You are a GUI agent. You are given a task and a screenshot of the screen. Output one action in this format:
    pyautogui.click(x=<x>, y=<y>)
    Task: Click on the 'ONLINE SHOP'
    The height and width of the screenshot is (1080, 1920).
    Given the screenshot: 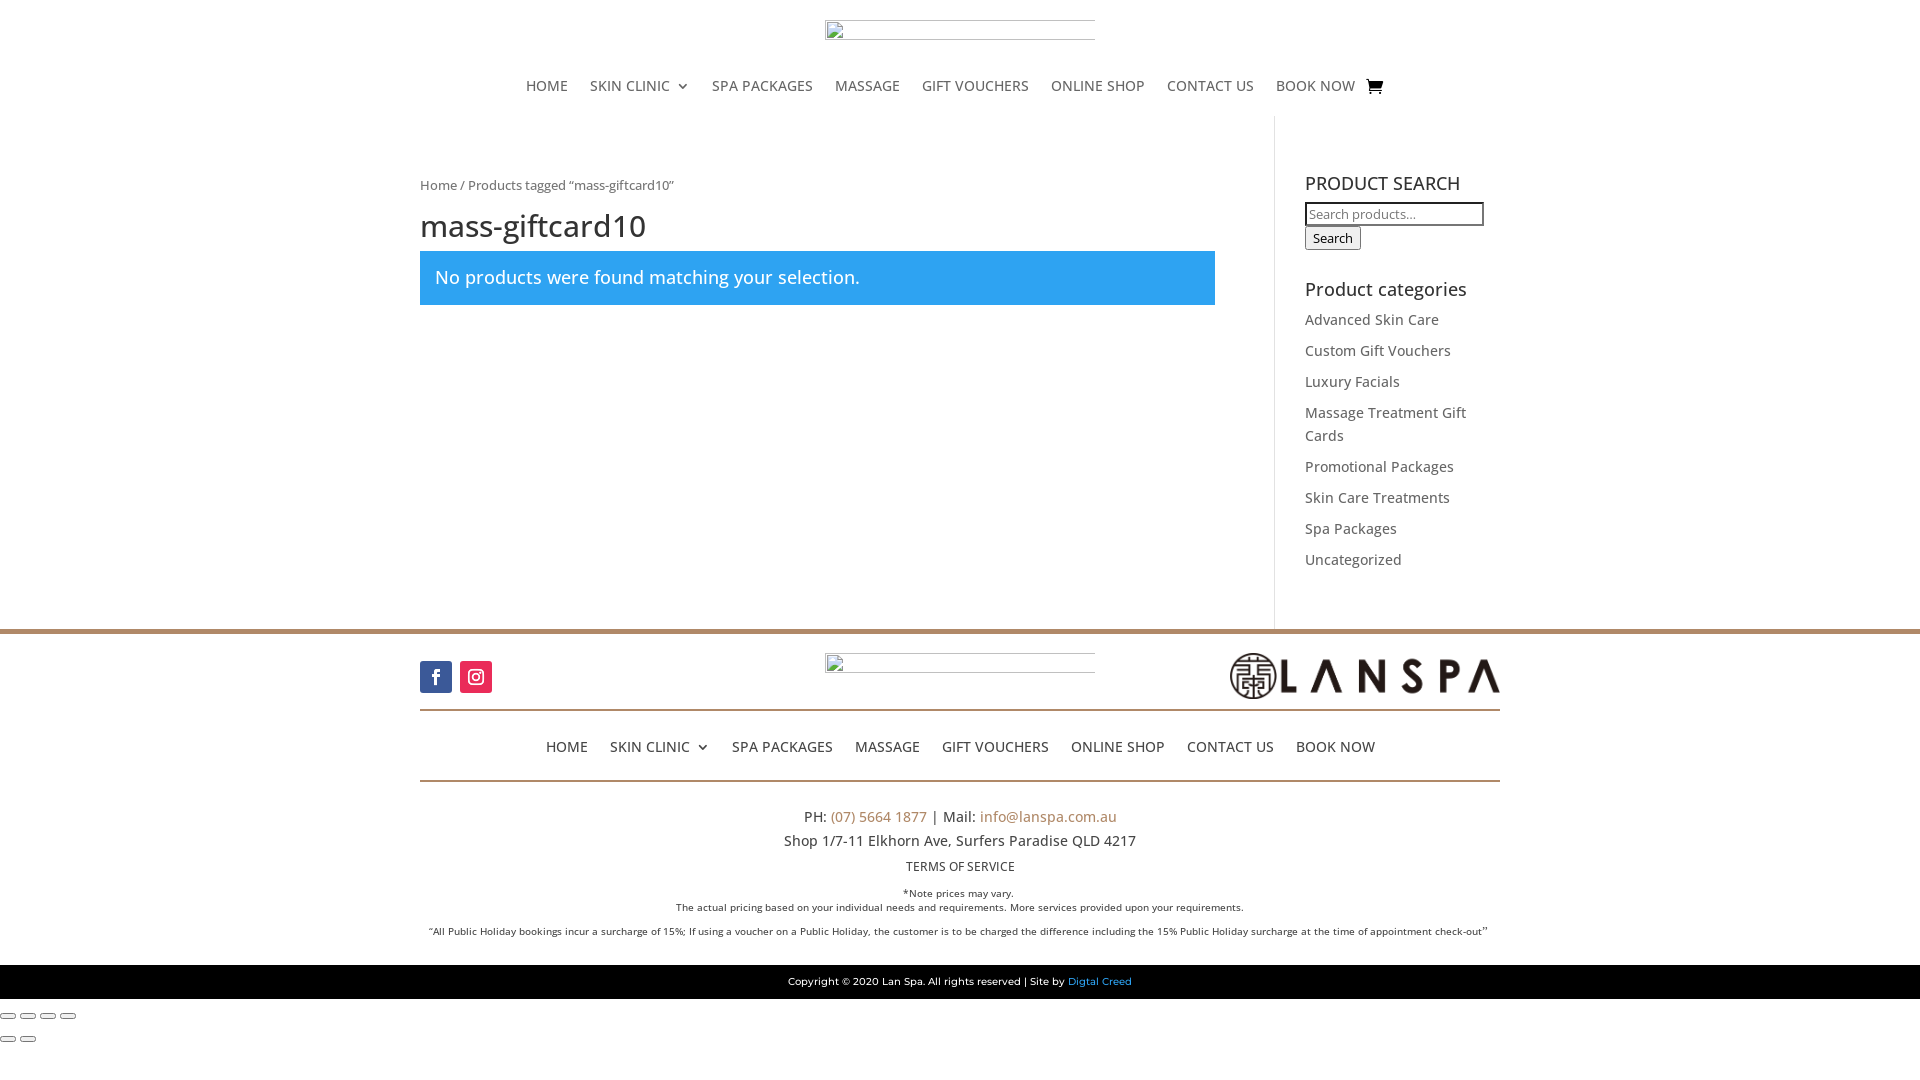 What is the action you would take?
    pyautogui.click(x=1116, y=743)
    